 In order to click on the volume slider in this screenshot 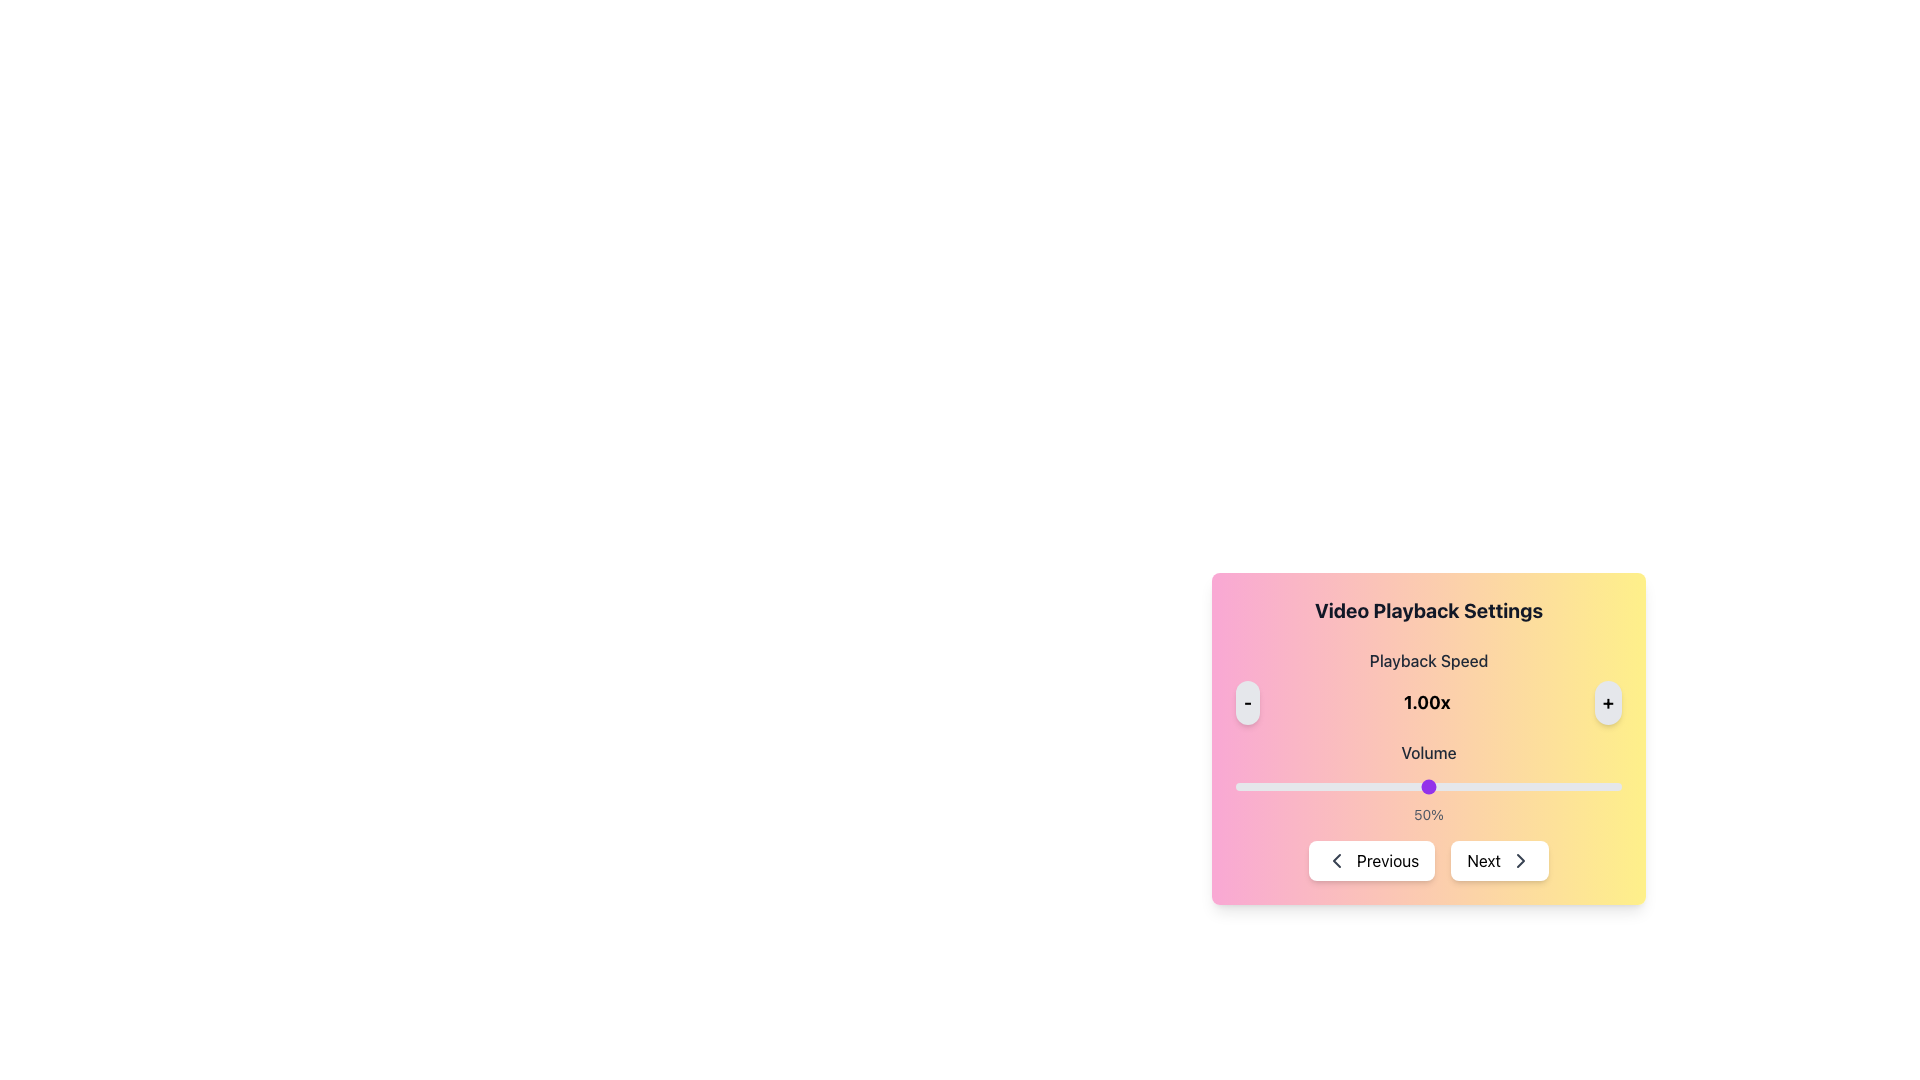, I will do `click(1559, 785)`.